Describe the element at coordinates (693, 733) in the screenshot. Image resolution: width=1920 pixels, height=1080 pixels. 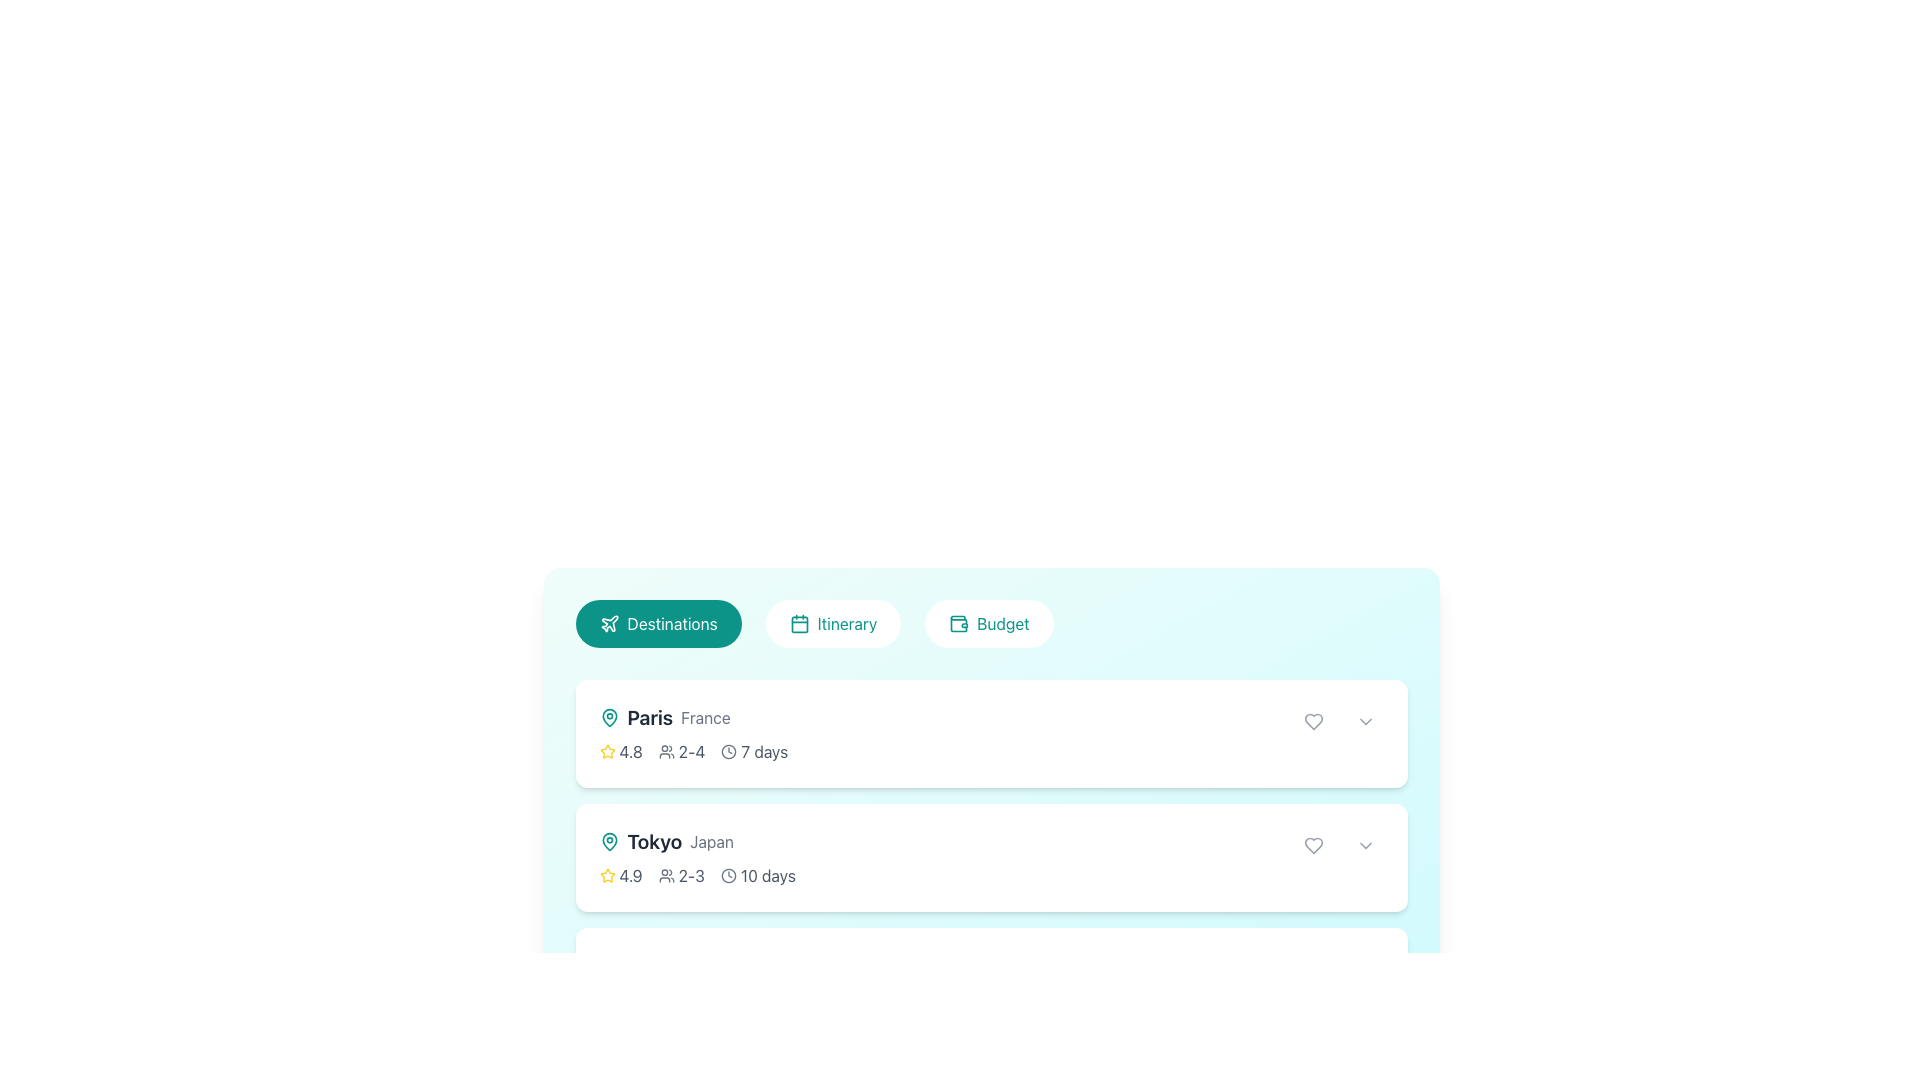
I see `the title 'Paris' or the icons in the information display section for more information about the travel destination` at that location.